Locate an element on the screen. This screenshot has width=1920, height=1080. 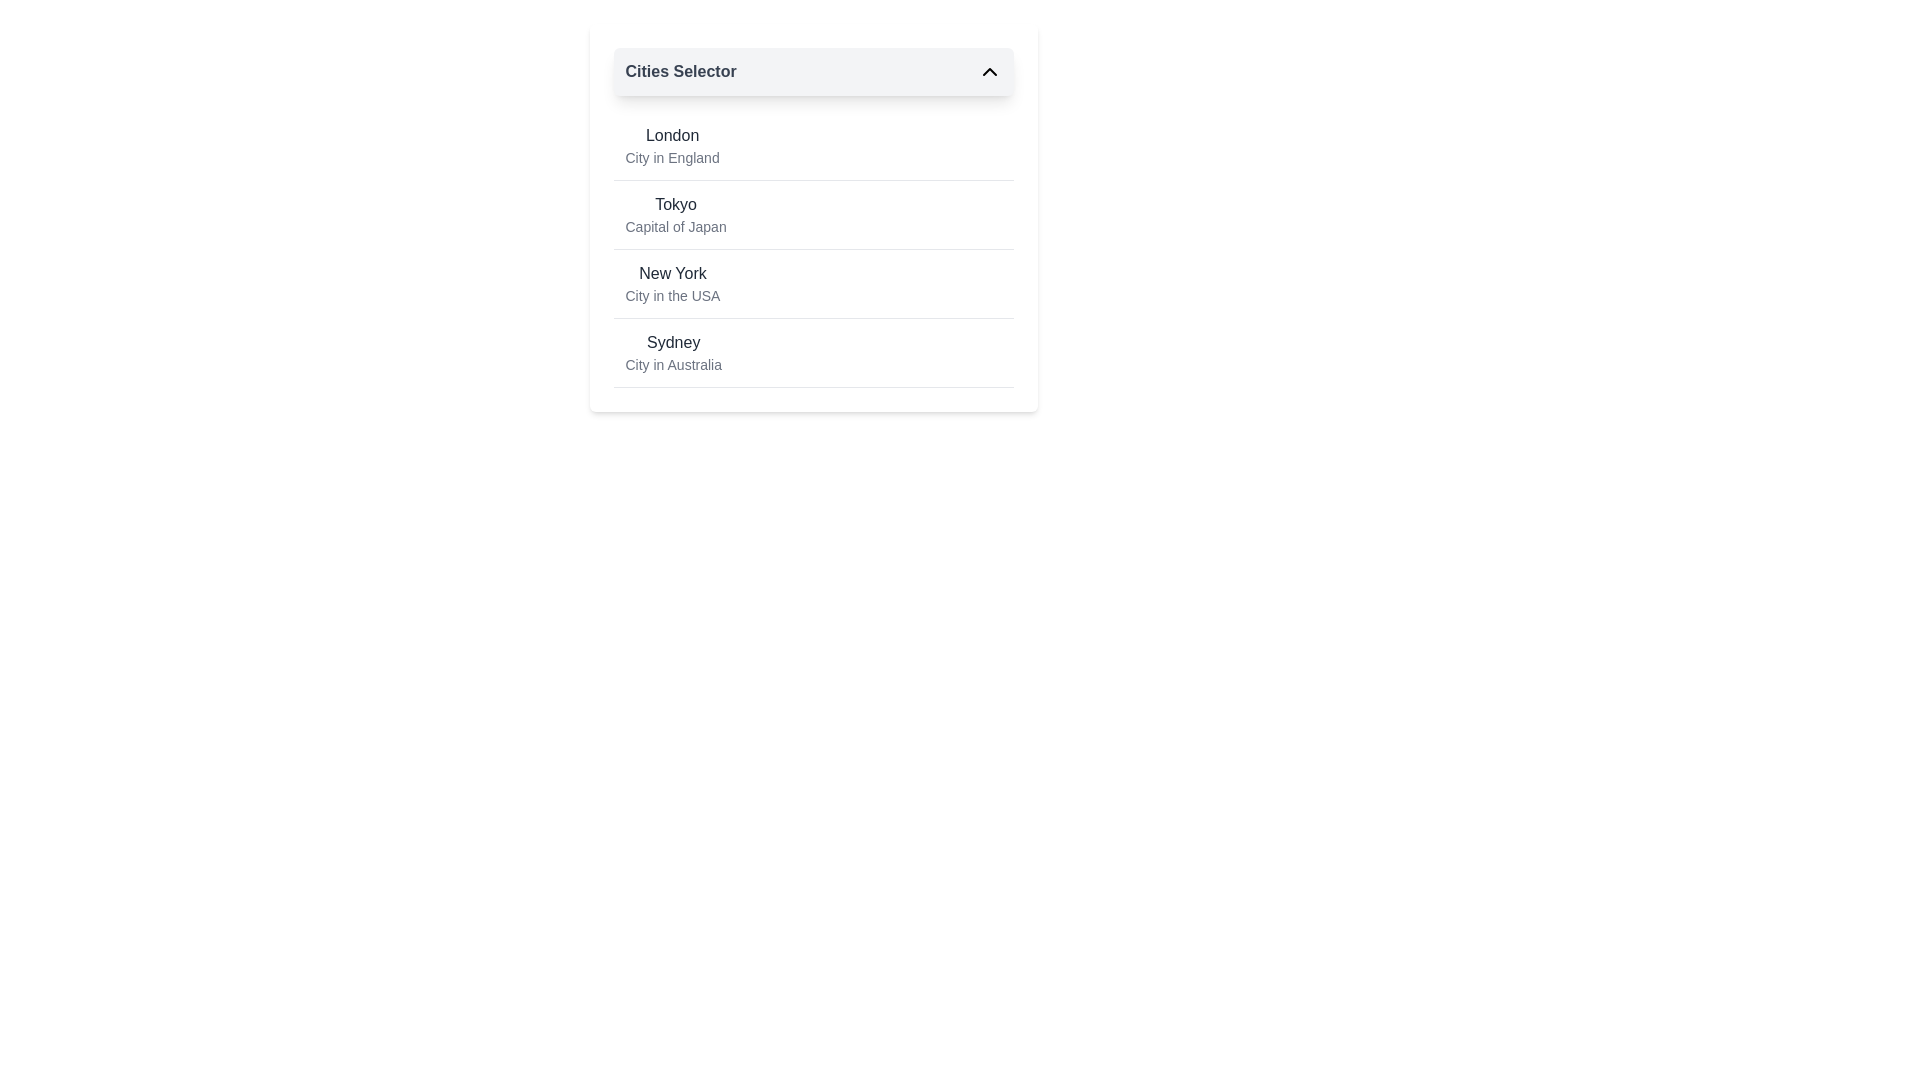
the second list item in the 'Cities Selector' drop-down, which displays city names like 'Tokyo' and their descriptions is located at coordinates (813, 218).